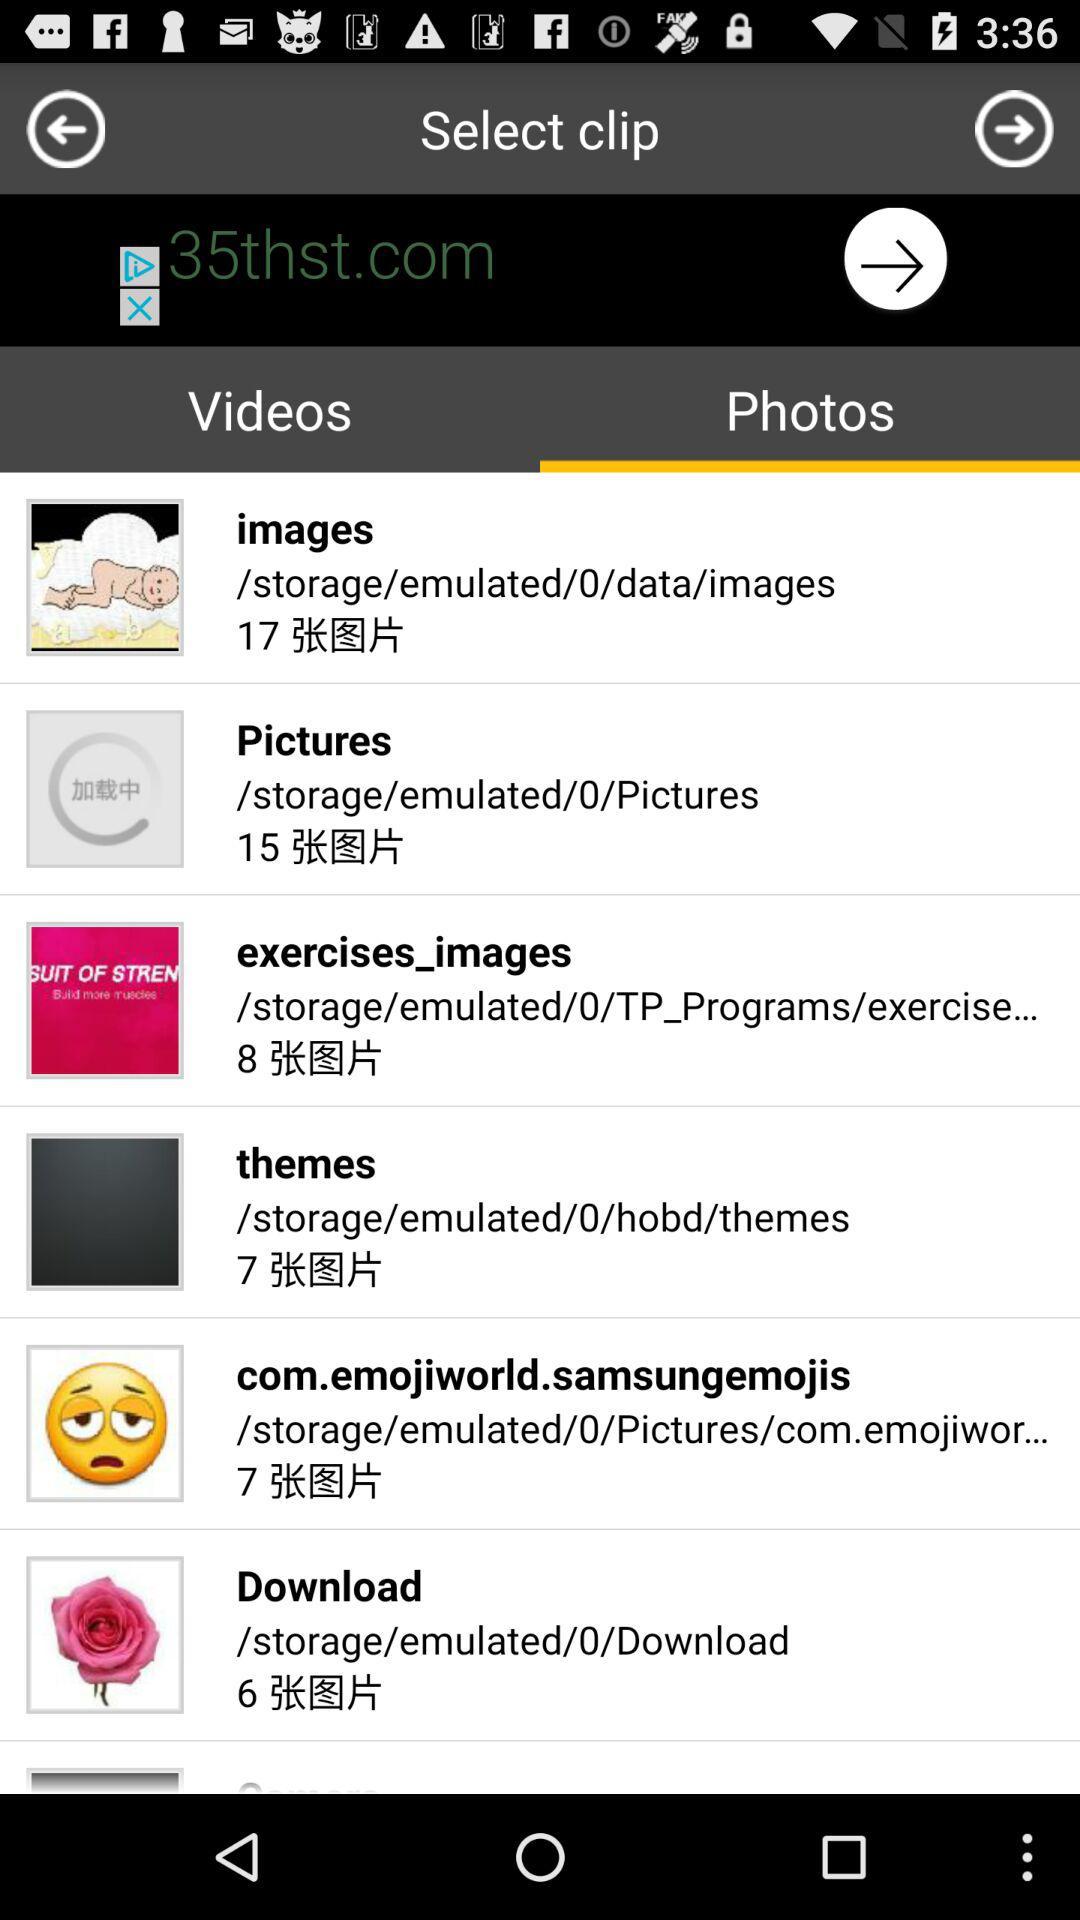 Image resolution: width=1080 pixels, height=1920 pixels. I want to click on go next, so click(540, 258).